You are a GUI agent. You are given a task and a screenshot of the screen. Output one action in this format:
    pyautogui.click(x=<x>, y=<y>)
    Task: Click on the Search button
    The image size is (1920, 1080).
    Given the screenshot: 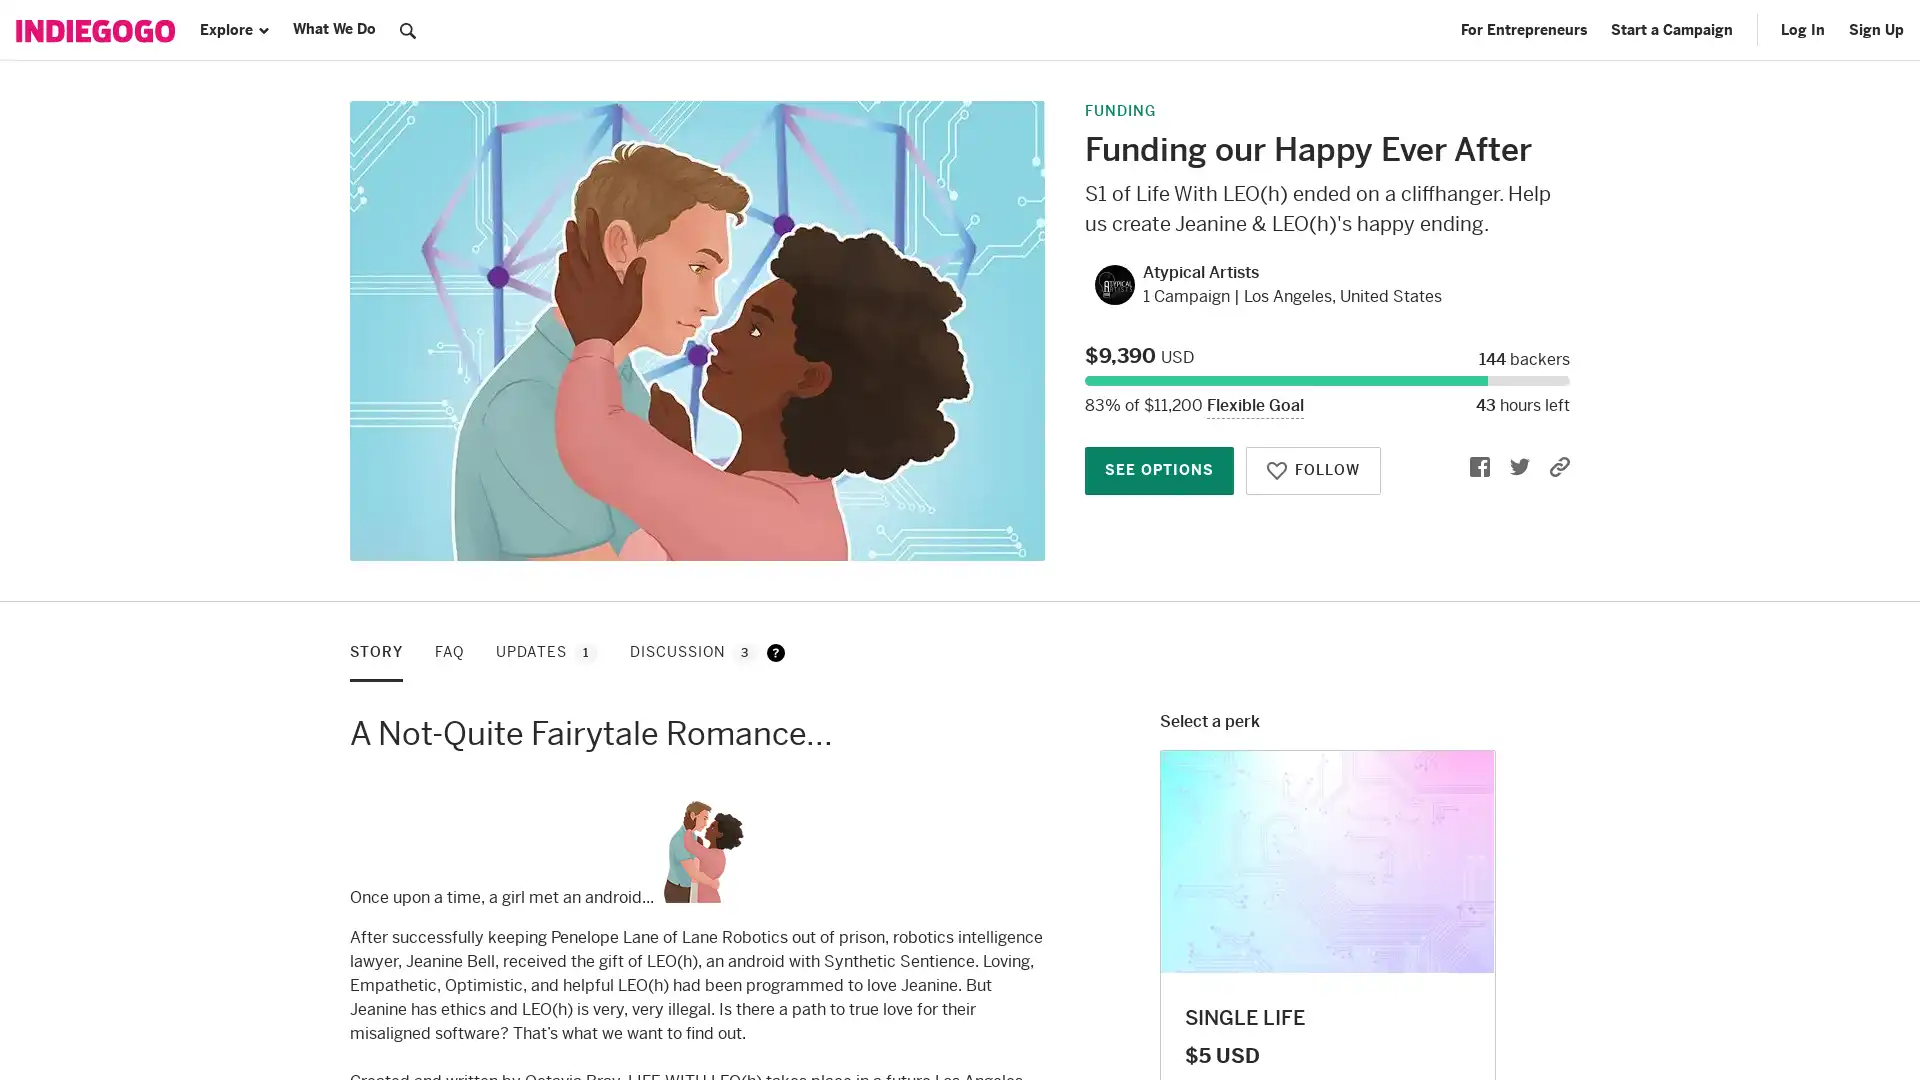 What is the action you would take?
    pyautogui.click(x=407, y=29)
    